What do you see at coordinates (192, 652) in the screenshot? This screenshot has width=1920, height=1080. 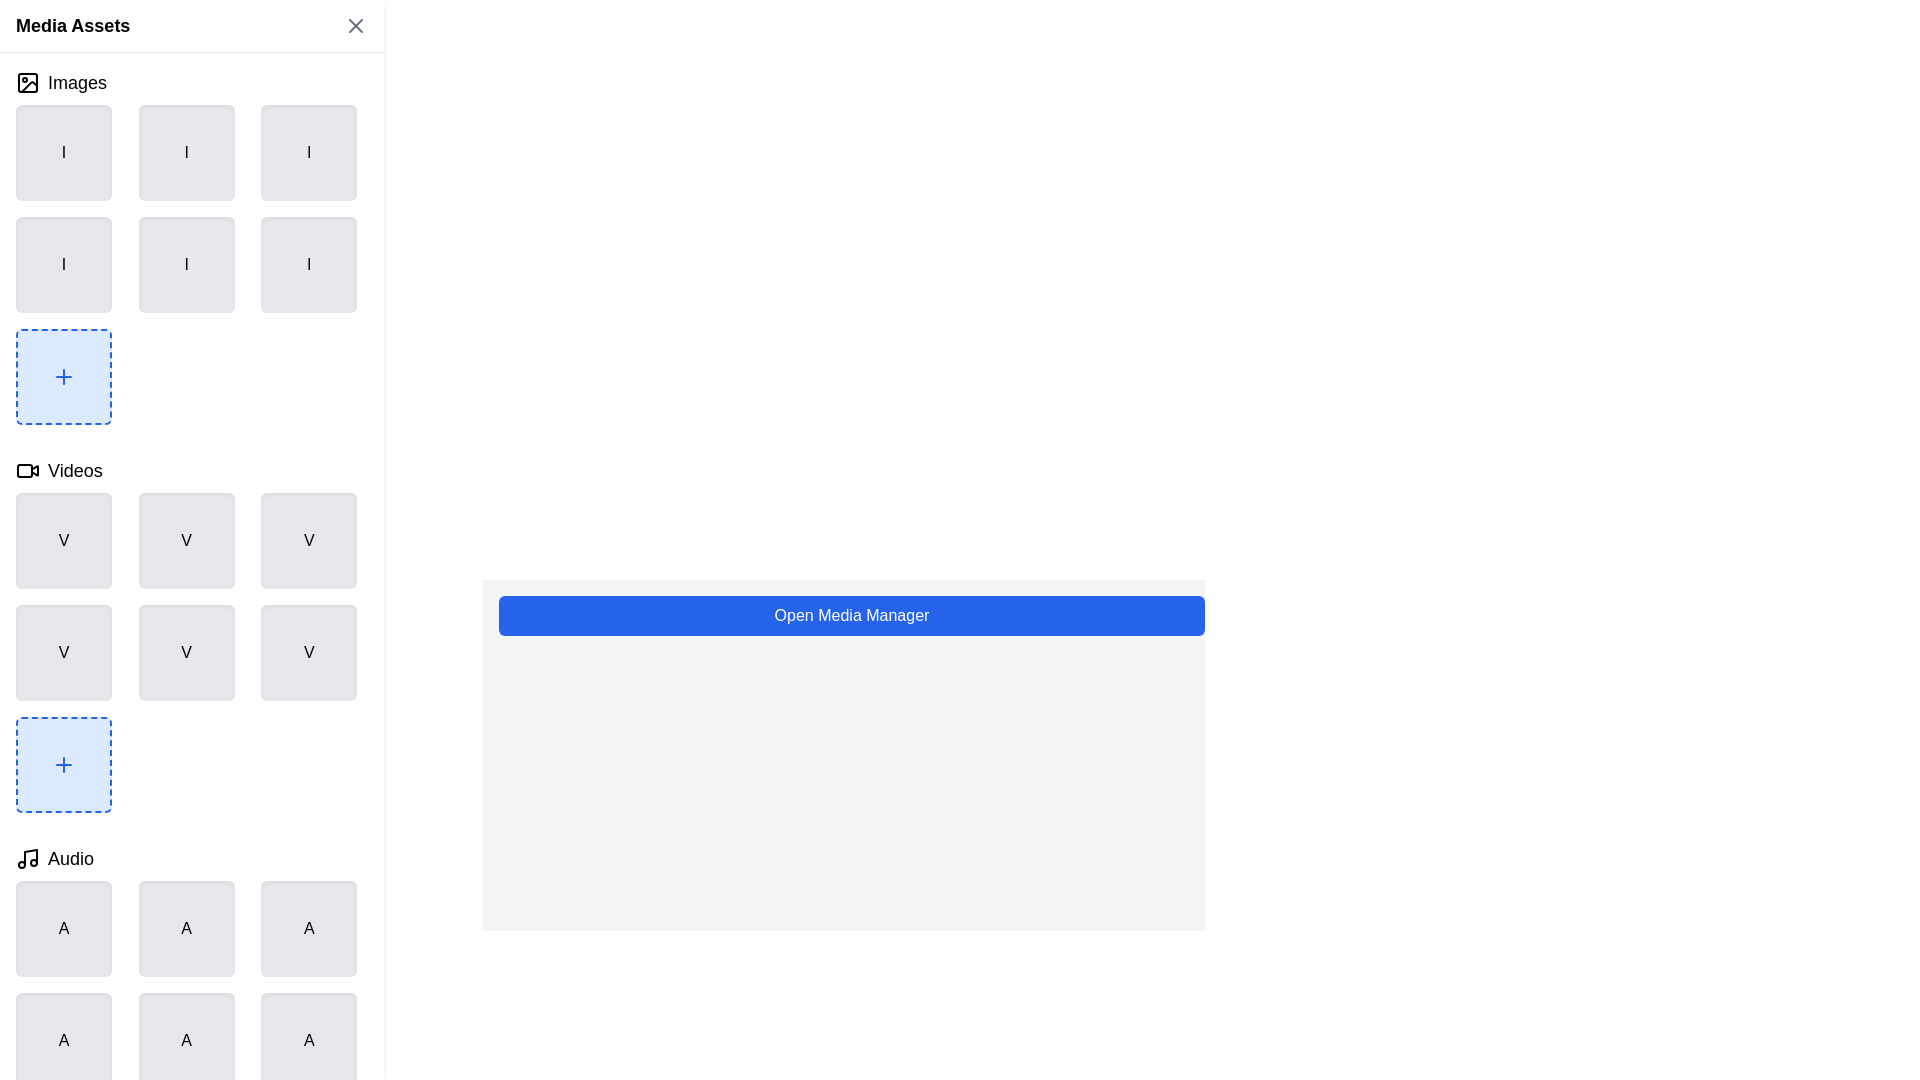 I see `the fifth item in the middle column of the second row in the media grid under the 'Videos' section` at bounding box center [192, 652].